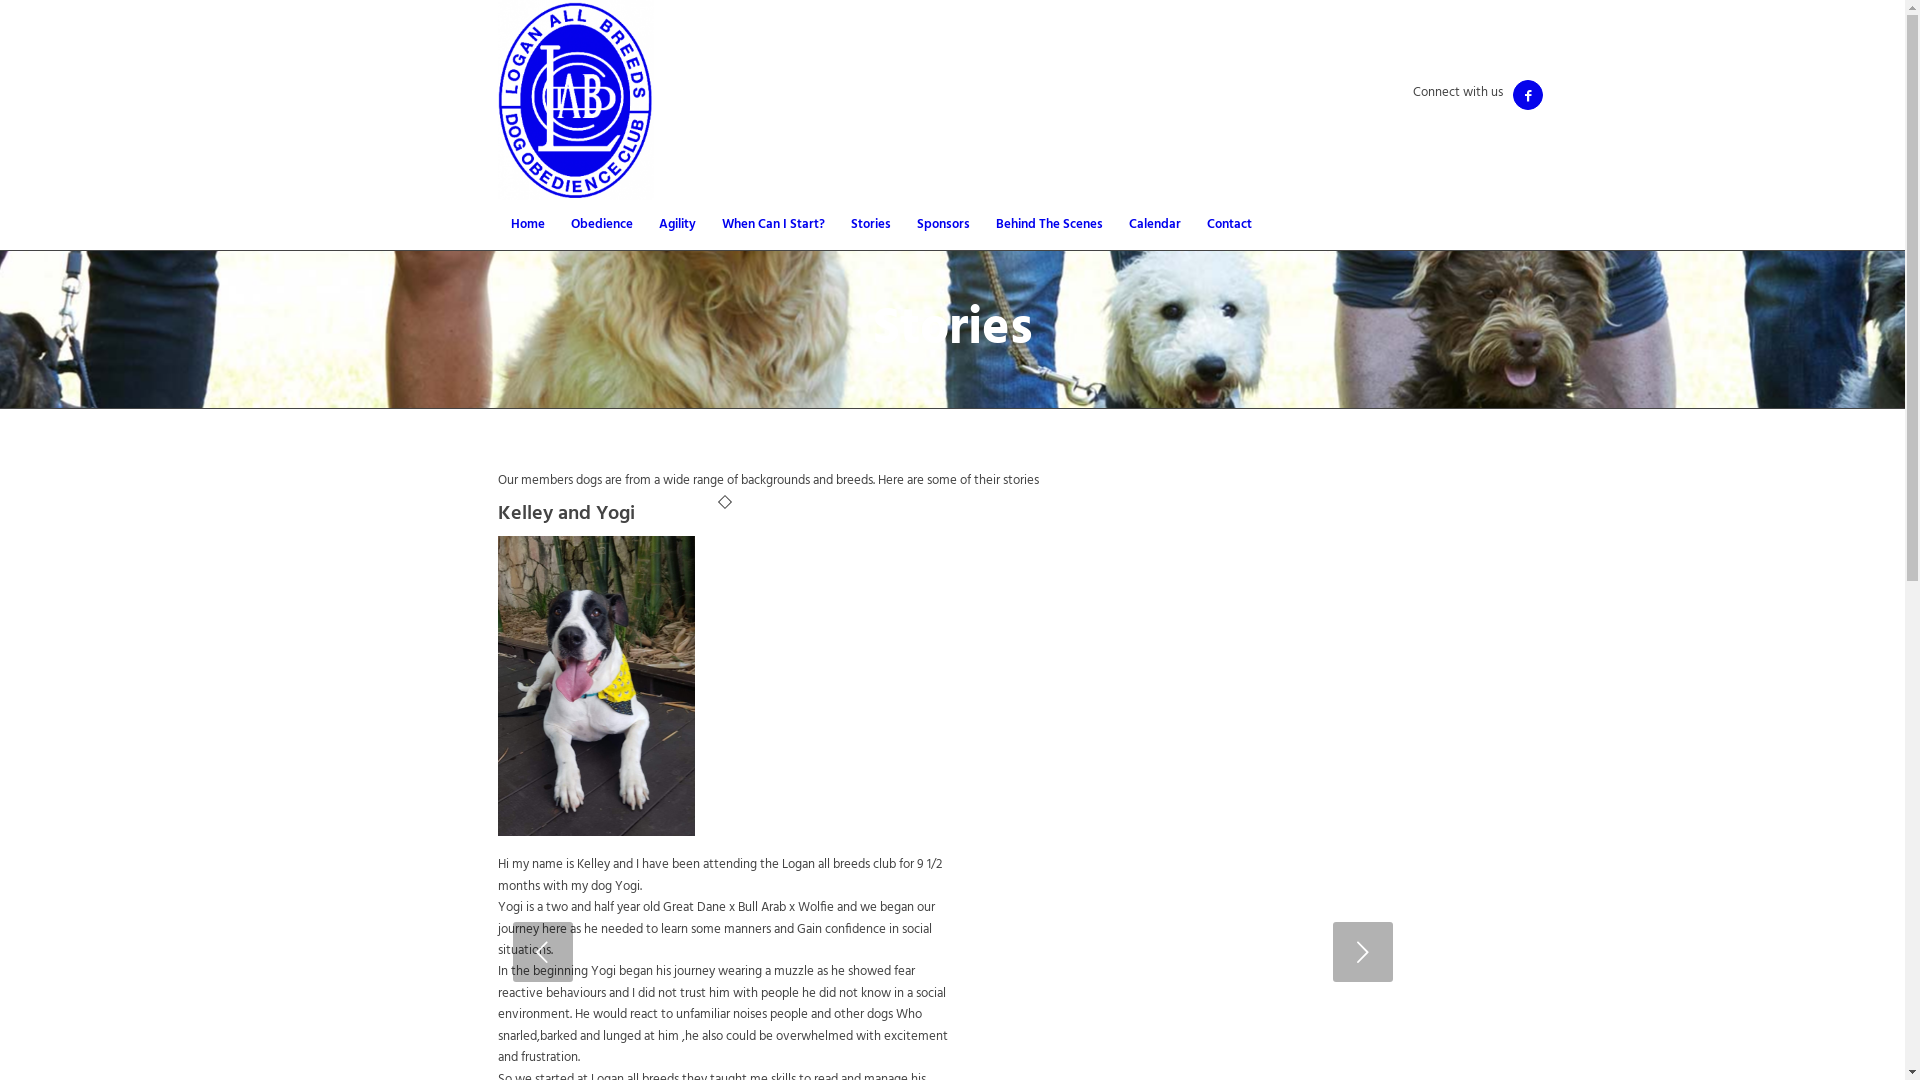 The width and height of the screenshot is (1920, 1080). What do you see at coordinates (1115, 224) in the screenshot?
I see `'Calendar'` at bounding box center [1115, 224].